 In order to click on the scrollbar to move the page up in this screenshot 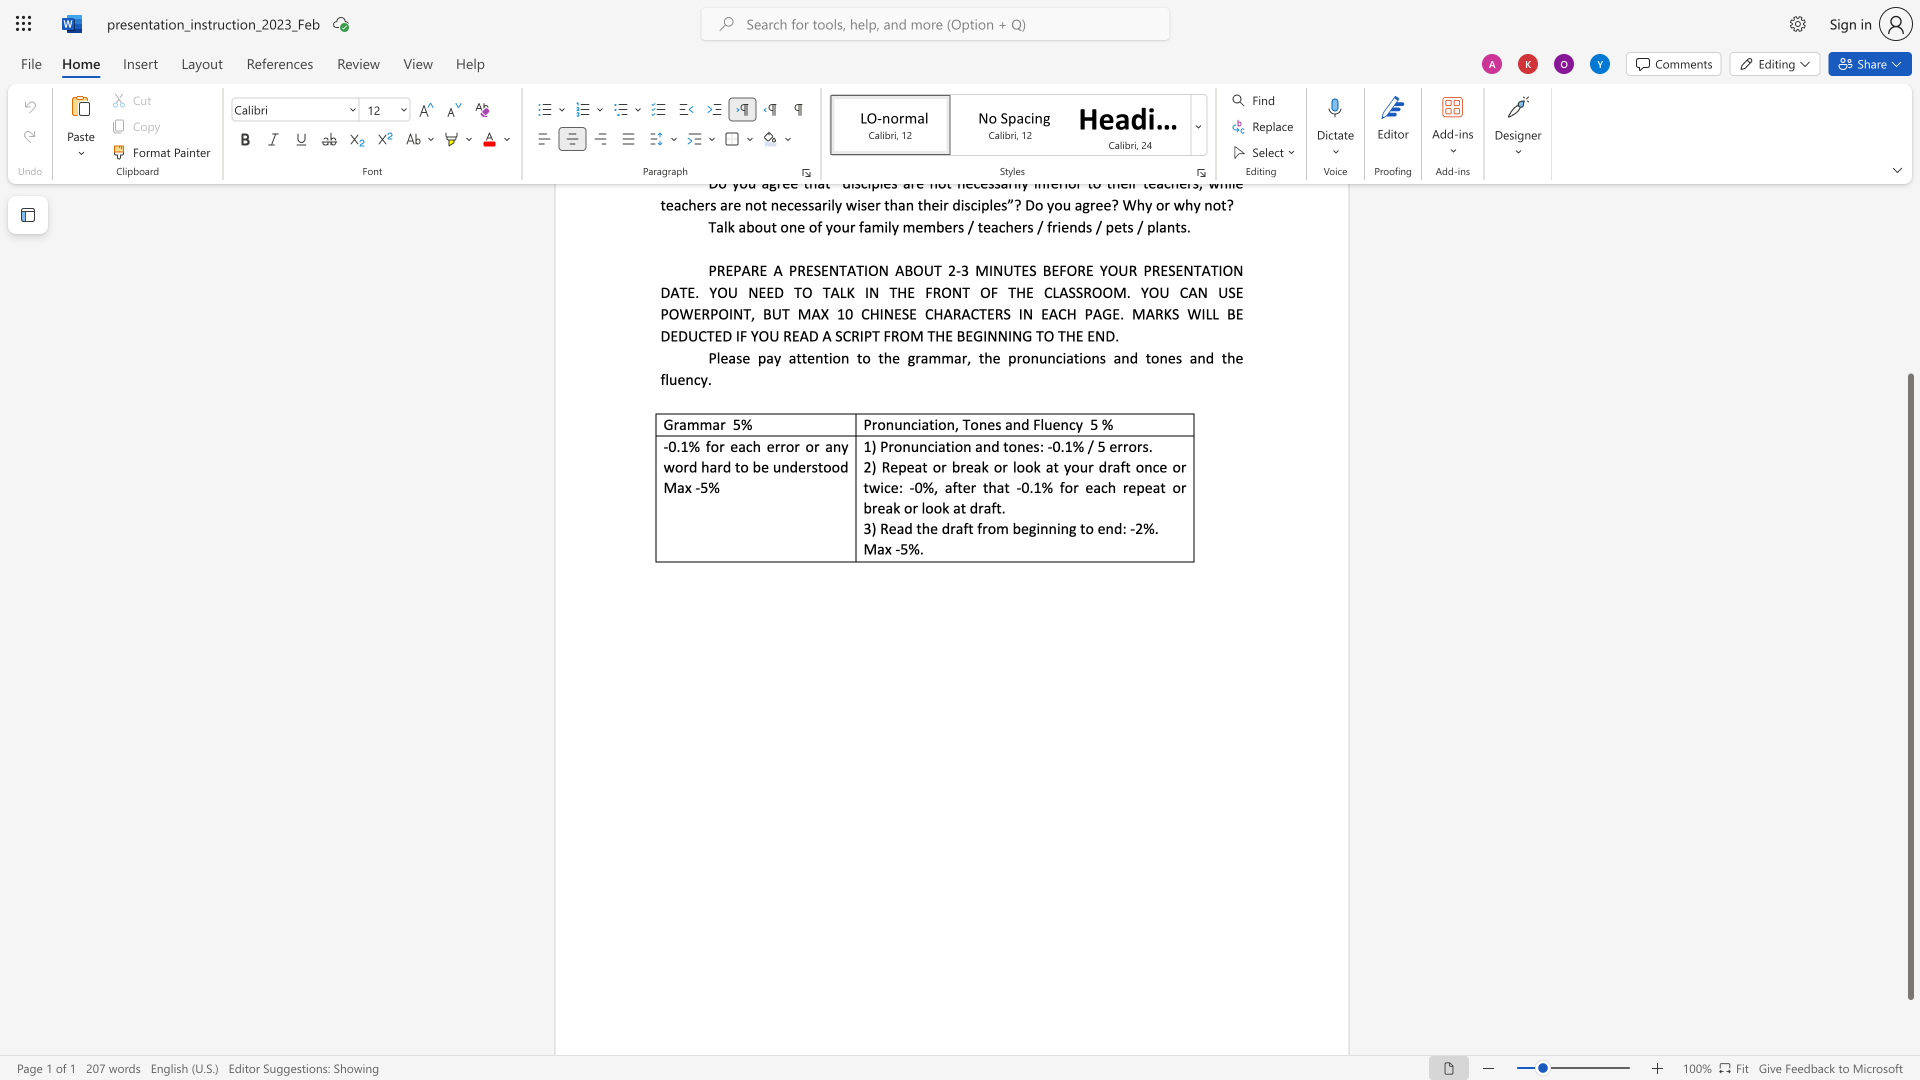, I will do `click(1909, 280)`.